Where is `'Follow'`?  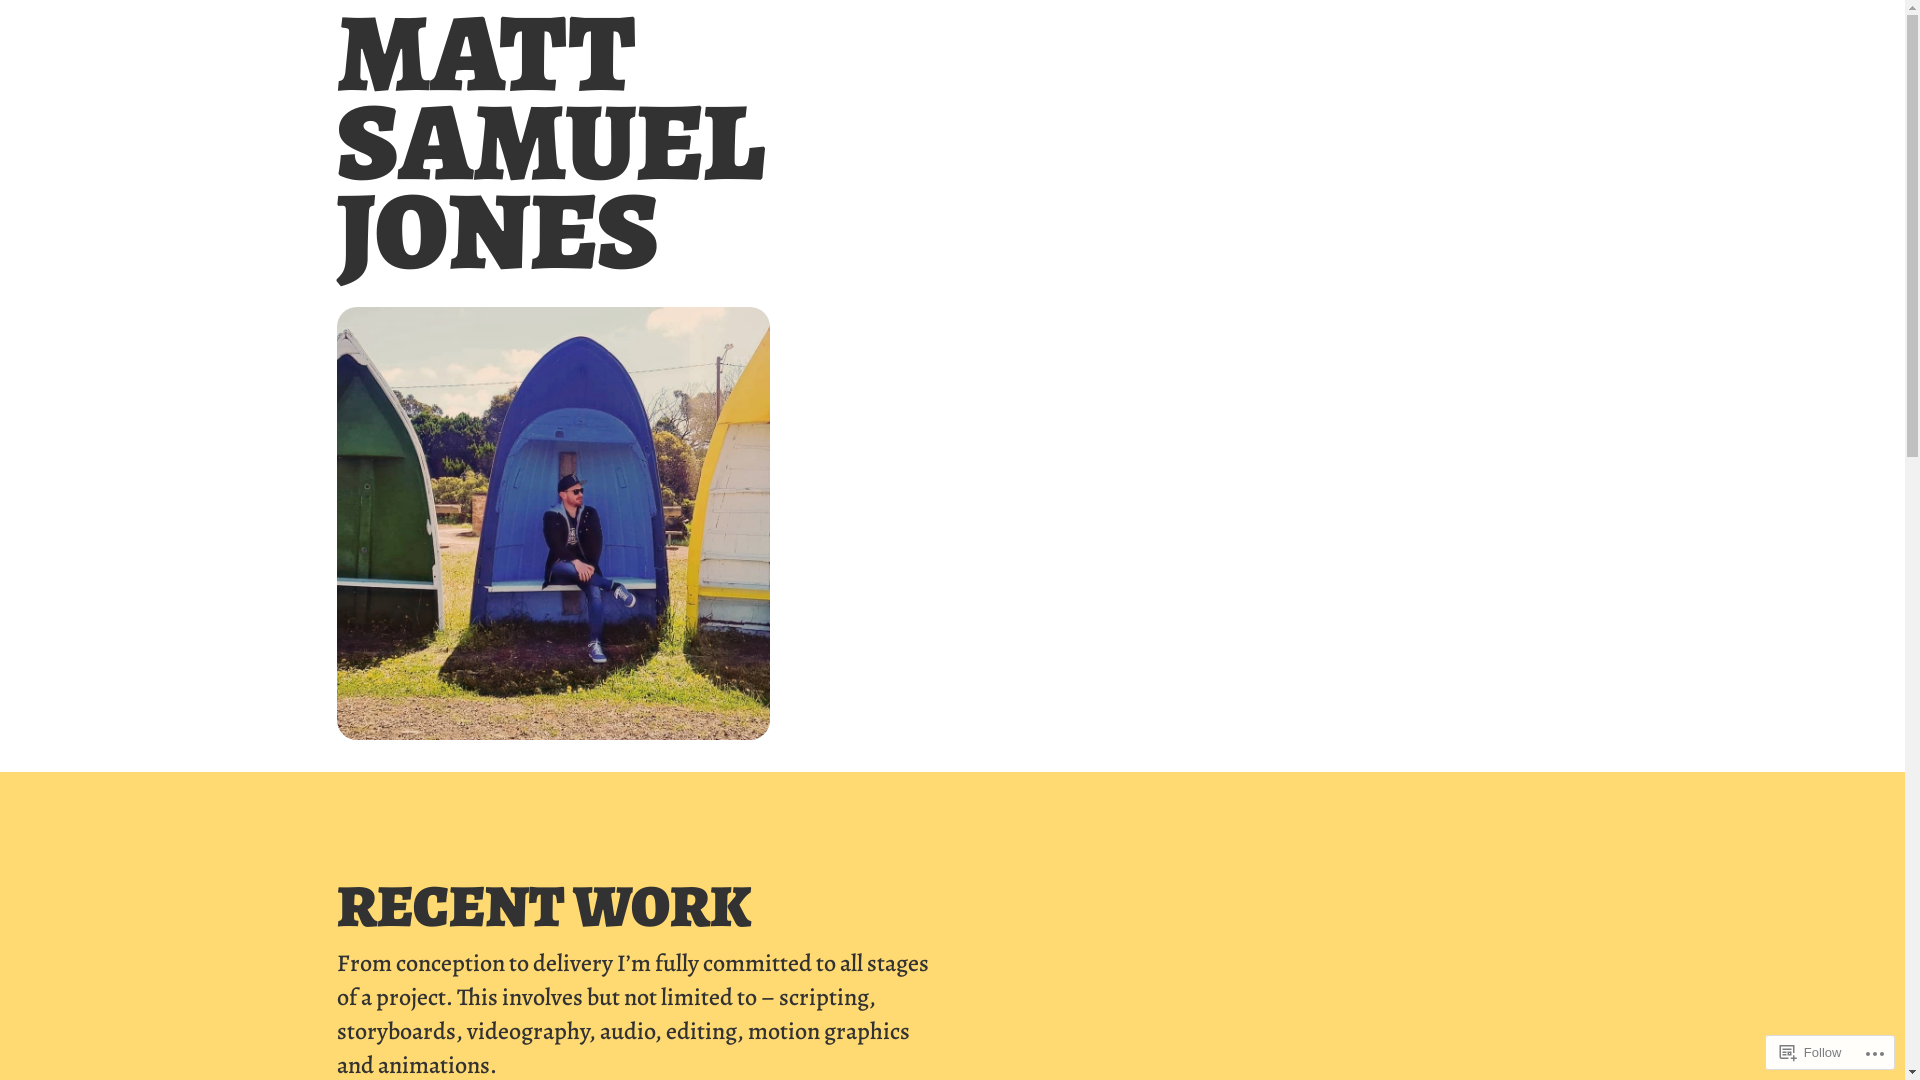 'Follow' is located at coordinates (1810, 1051).